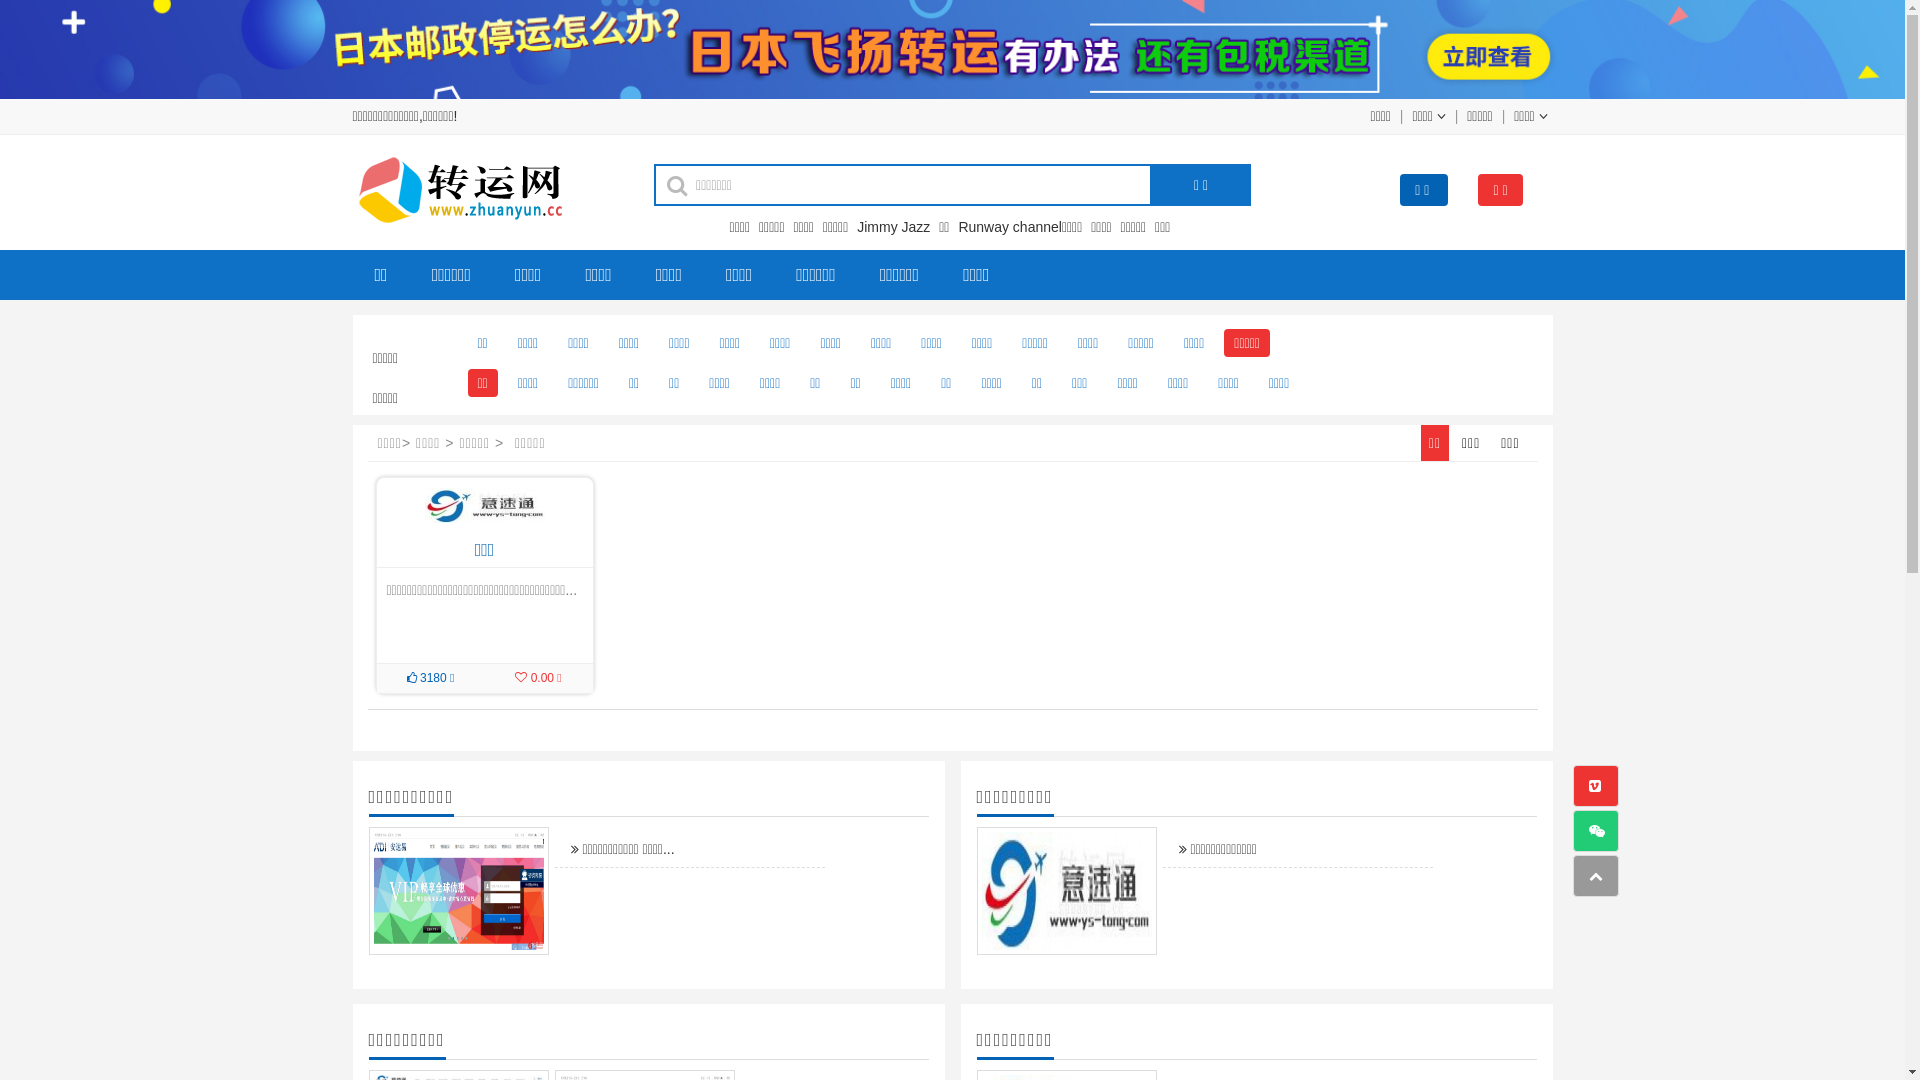 The image size is (1920, 1080). Describe the element at coordinates (857, 226) in the screenshot. I see `'Jimmy Jazz'` at that location.